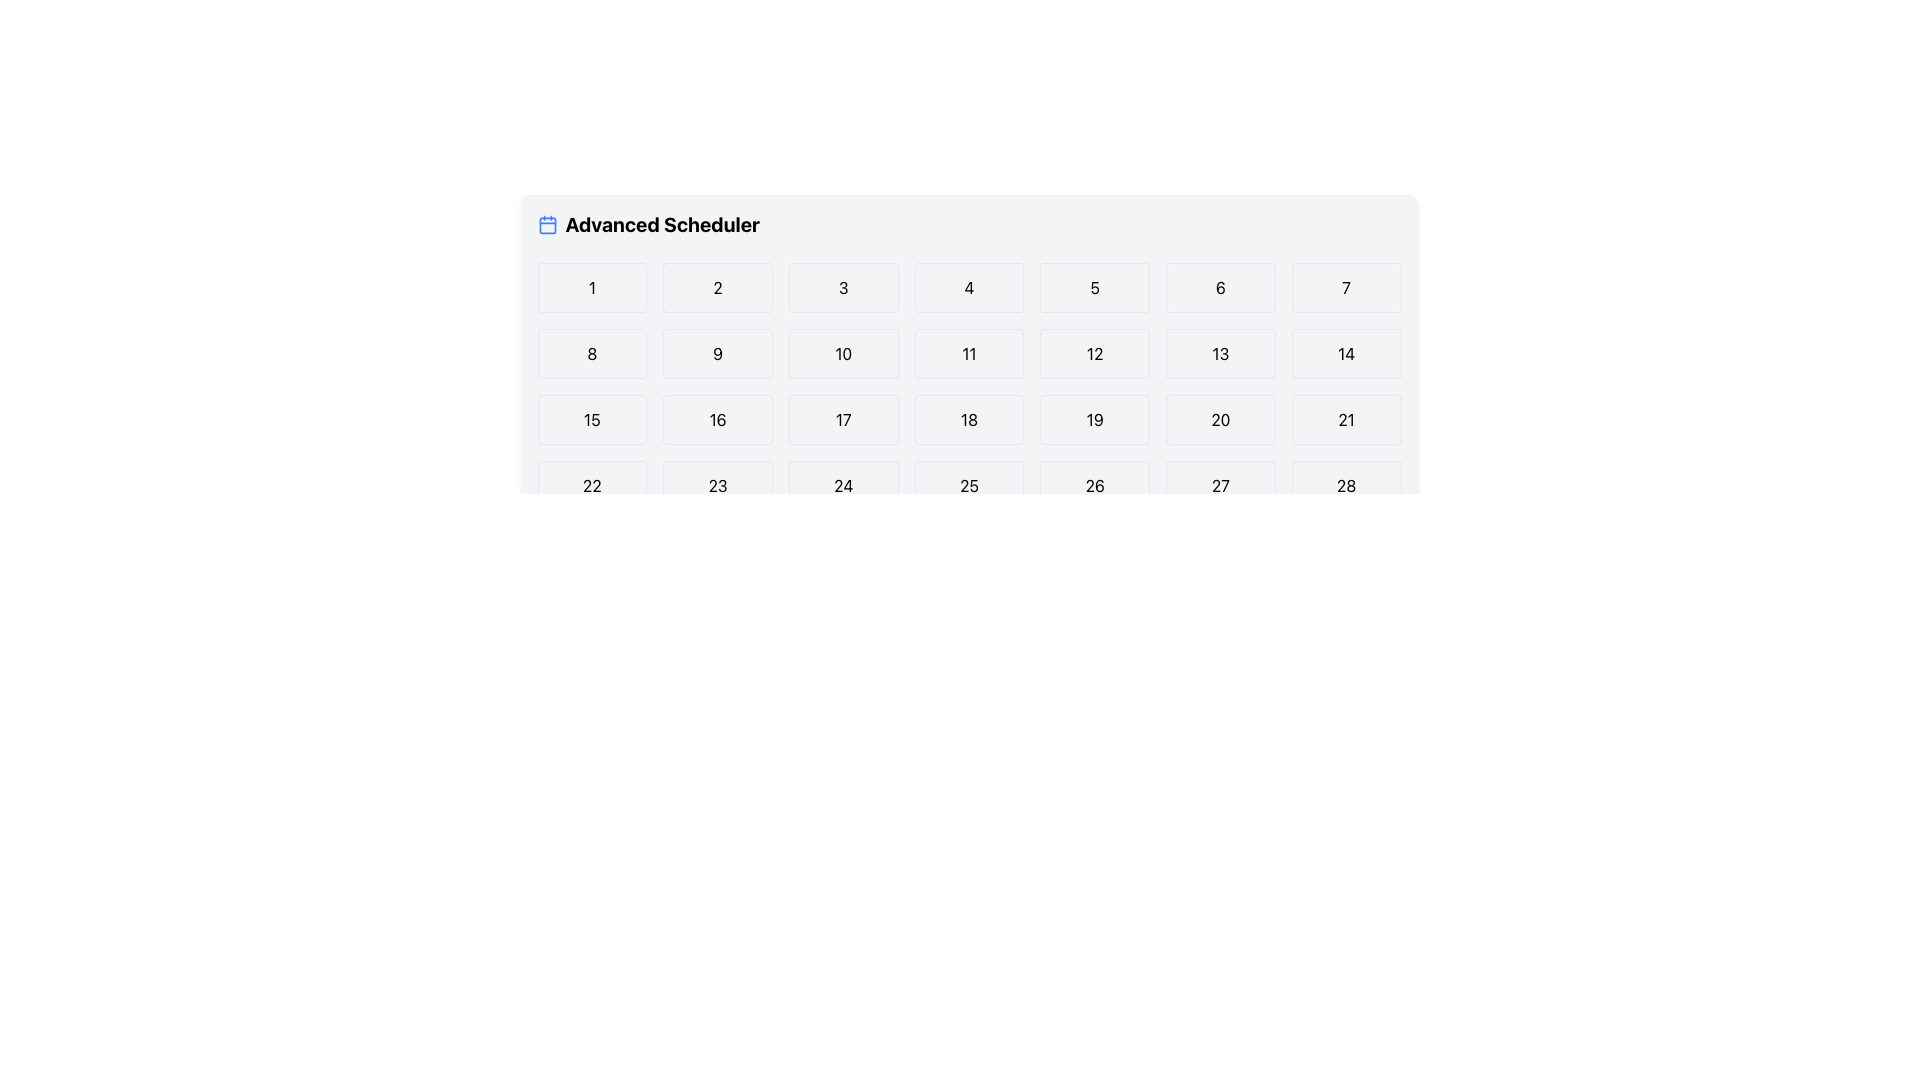 The width and height of the screenshot is (1920, 1080). What do you see at coordinates (843, 419) in the screenshot?
I see `the button representing the numerical value 17, located in the third row and third column of the grid, between the buttons labeled '16' and '18'` at bounding box center [843, 419].